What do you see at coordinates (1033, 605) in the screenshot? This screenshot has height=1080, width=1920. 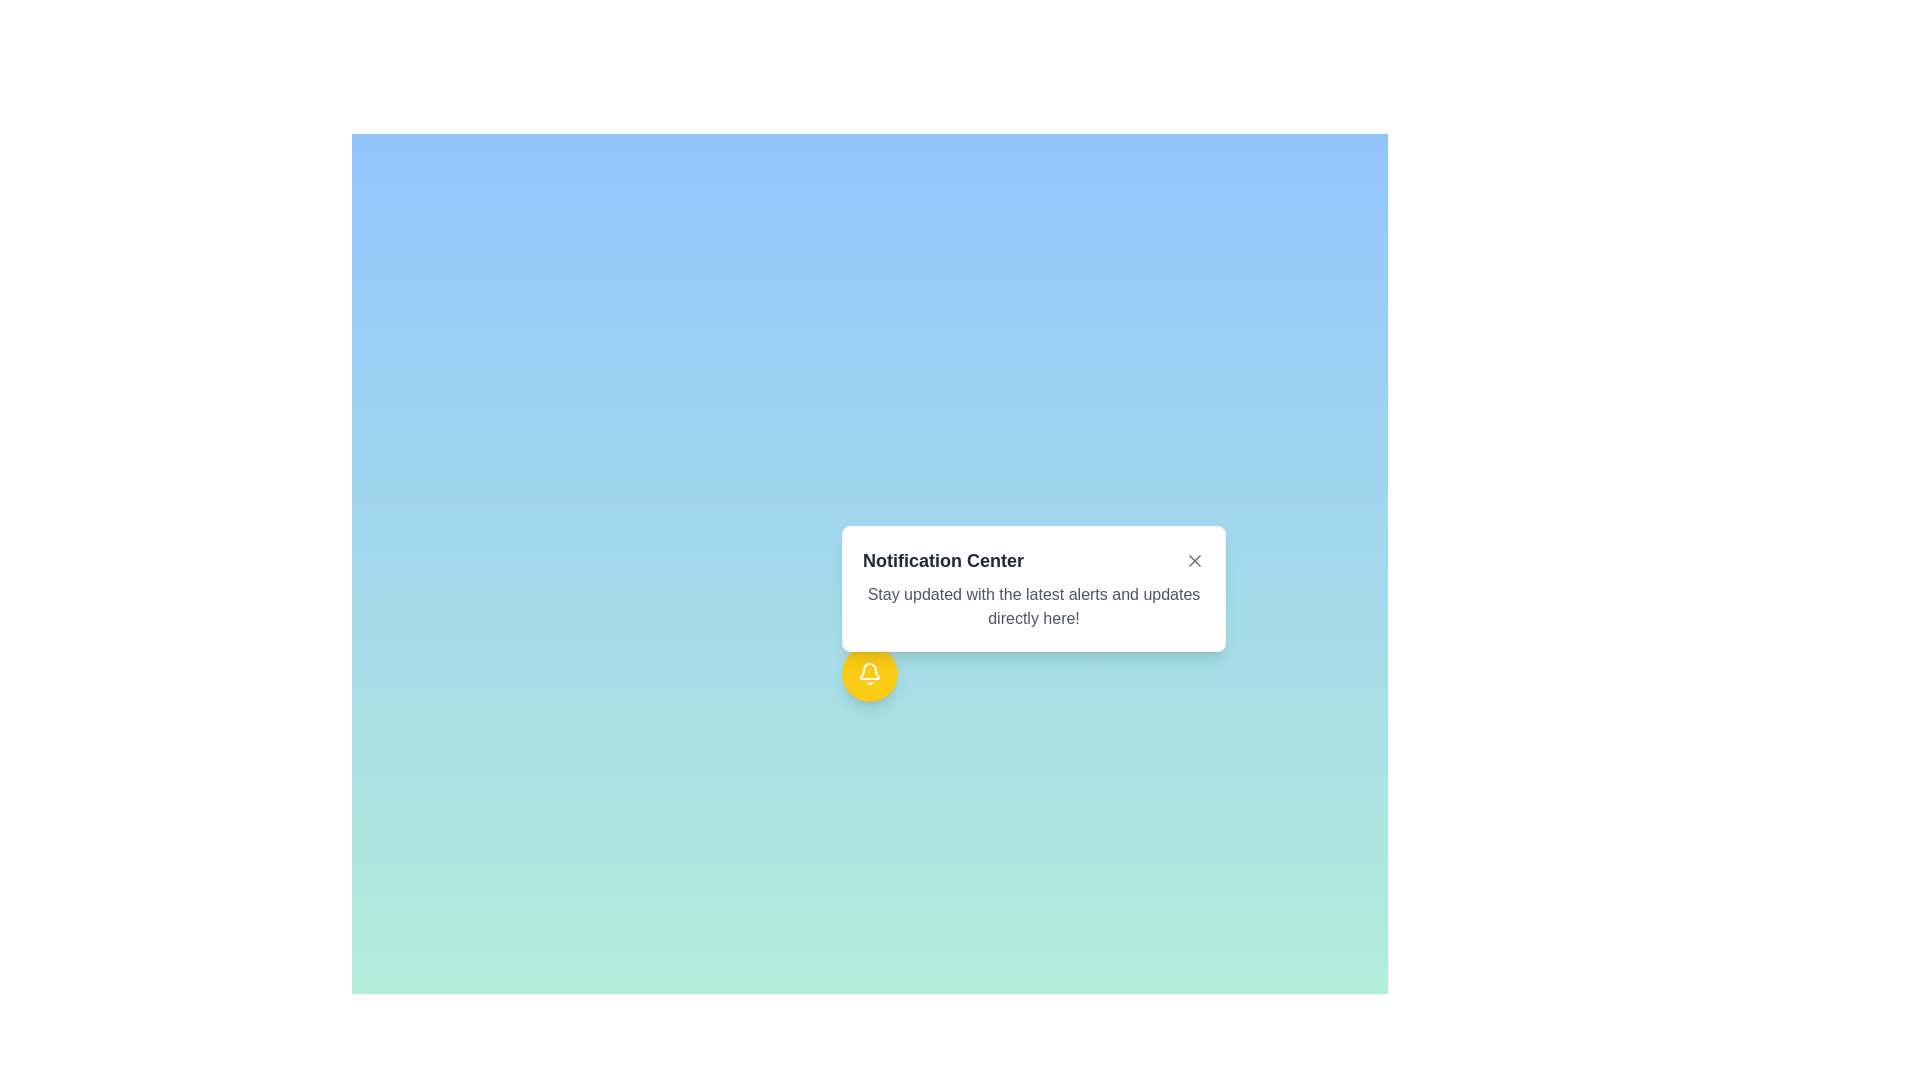 I see `the multi-line text block that contains the message 'Stay updated with the latest alerts and updates directly here!' positioned at the bottom of the white notification card` at bounding box center [1033, 605].